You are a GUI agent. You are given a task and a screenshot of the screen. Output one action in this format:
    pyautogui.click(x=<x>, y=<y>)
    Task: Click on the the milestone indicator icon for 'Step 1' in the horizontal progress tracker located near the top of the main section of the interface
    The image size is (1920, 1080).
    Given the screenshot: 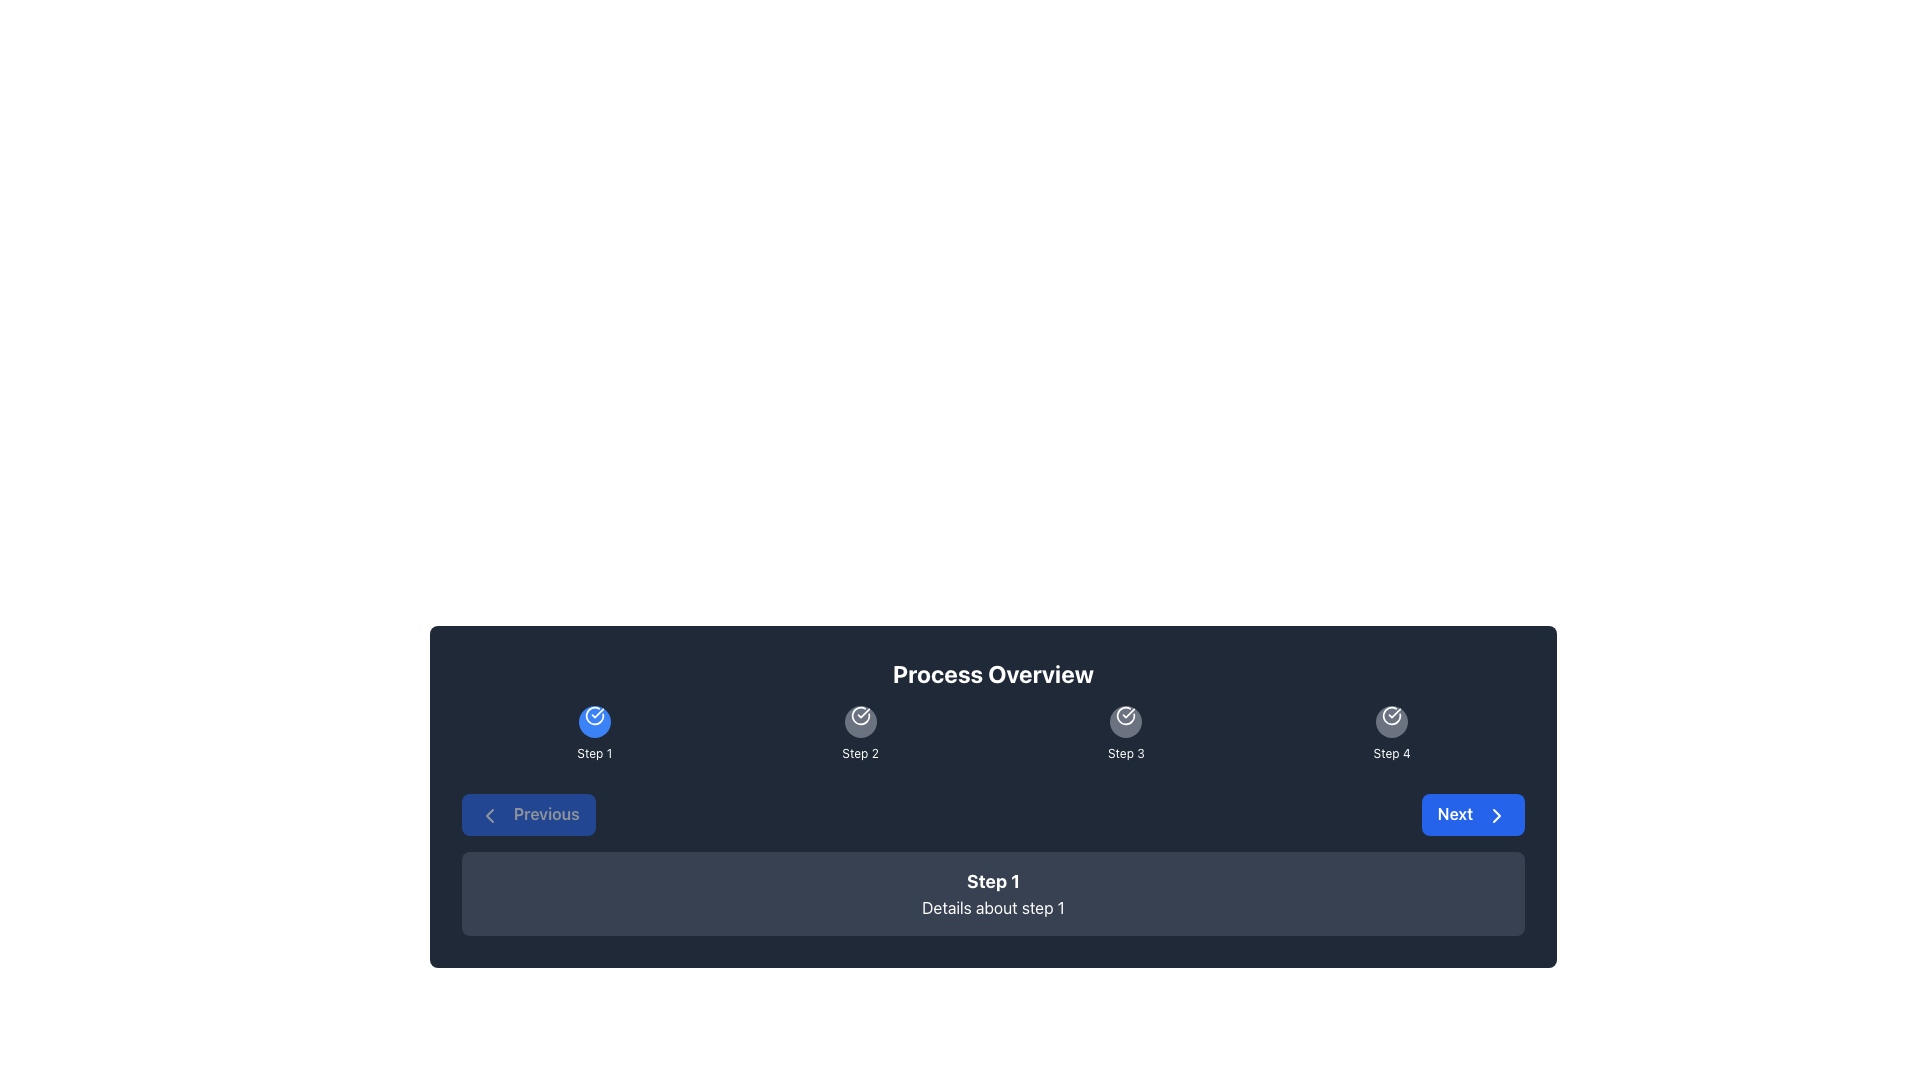 What is the action you would take?
    pyautogui.click(x=593, y=721)
    